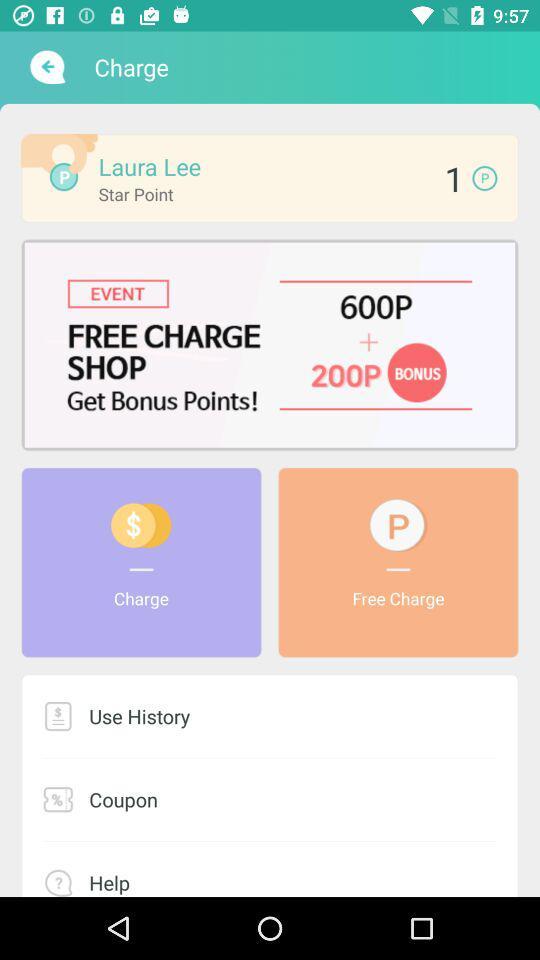 The width and height of the screenshot is (540, 960). What do you see at coordinates (45, 67) in the screenshot?
I see `back` at bounding box center [45, 67].